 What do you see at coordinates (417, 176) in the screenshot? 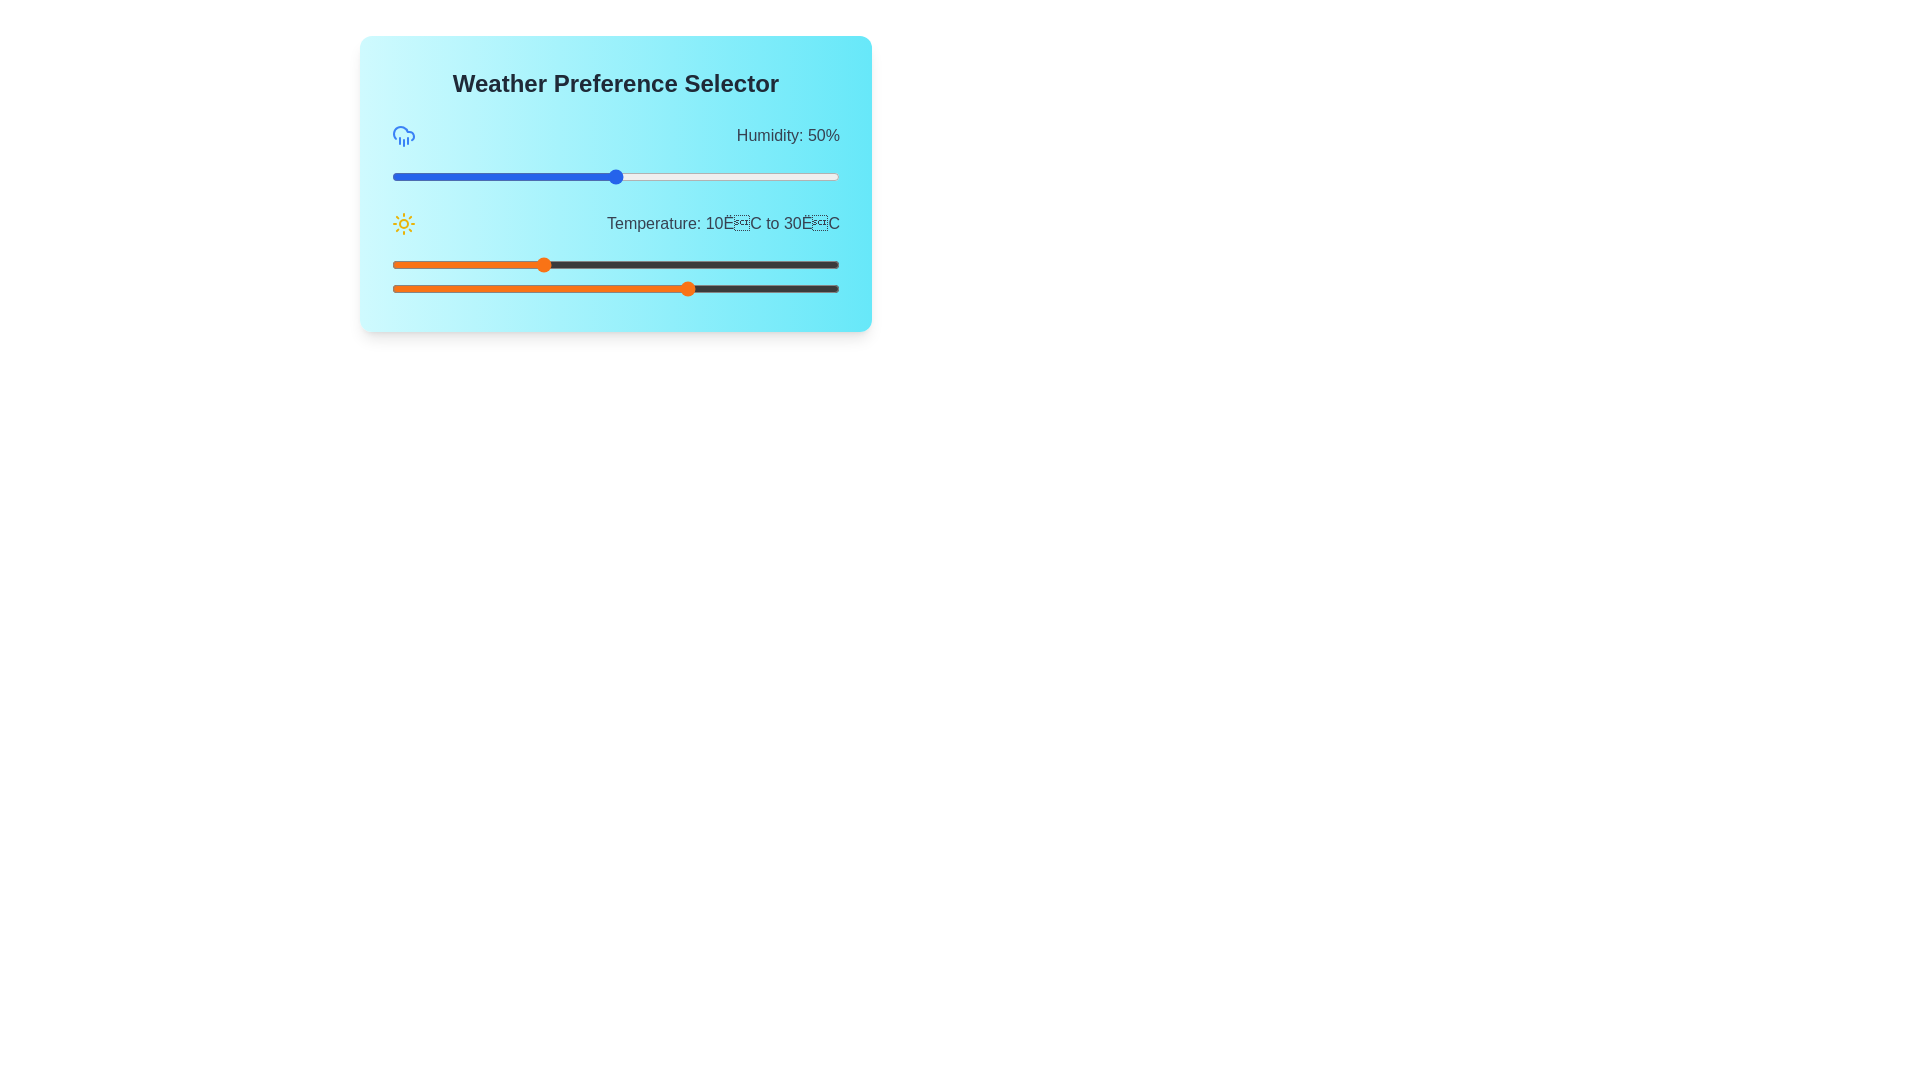
I see `the humidity slider to set the humidity level to 6%` at bounding box center [417, 176].